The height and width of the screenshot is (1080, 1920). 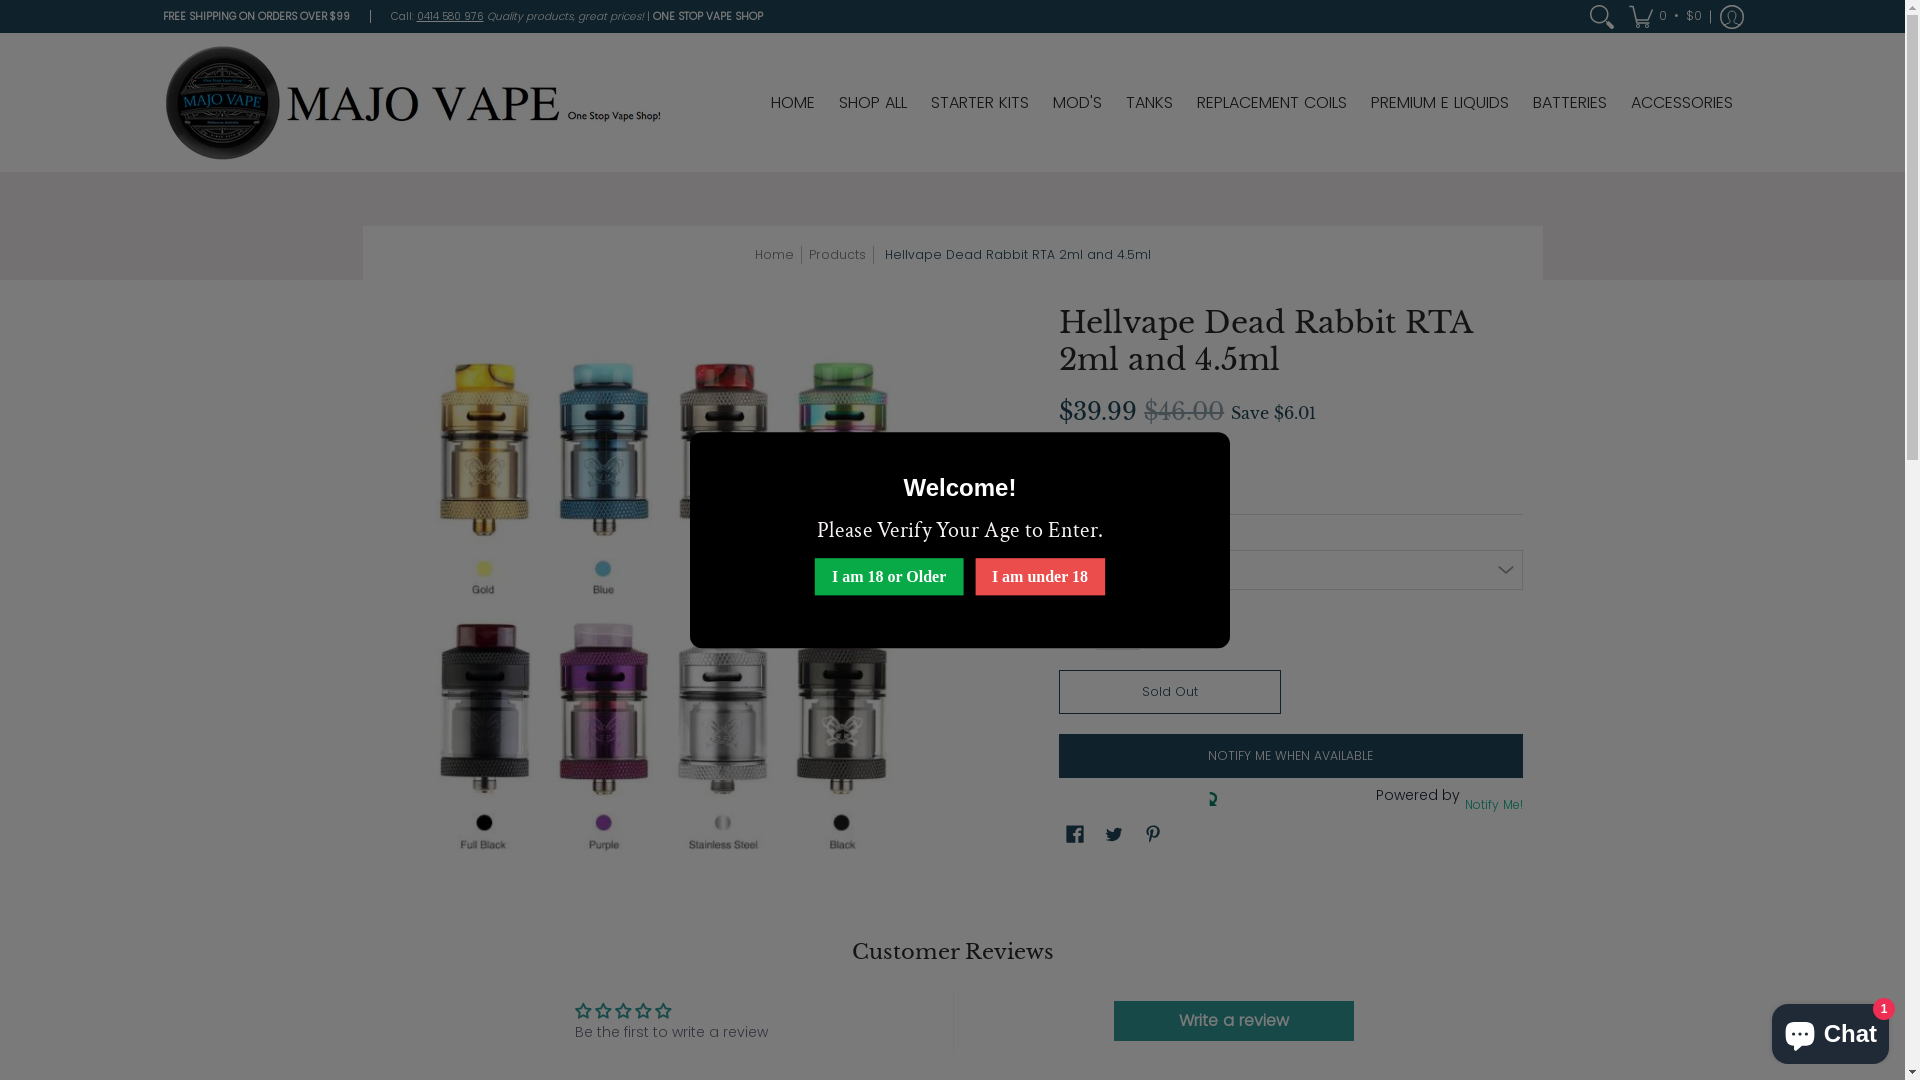 I want to click on 'Sold Out', so click(x=1170, y=690).